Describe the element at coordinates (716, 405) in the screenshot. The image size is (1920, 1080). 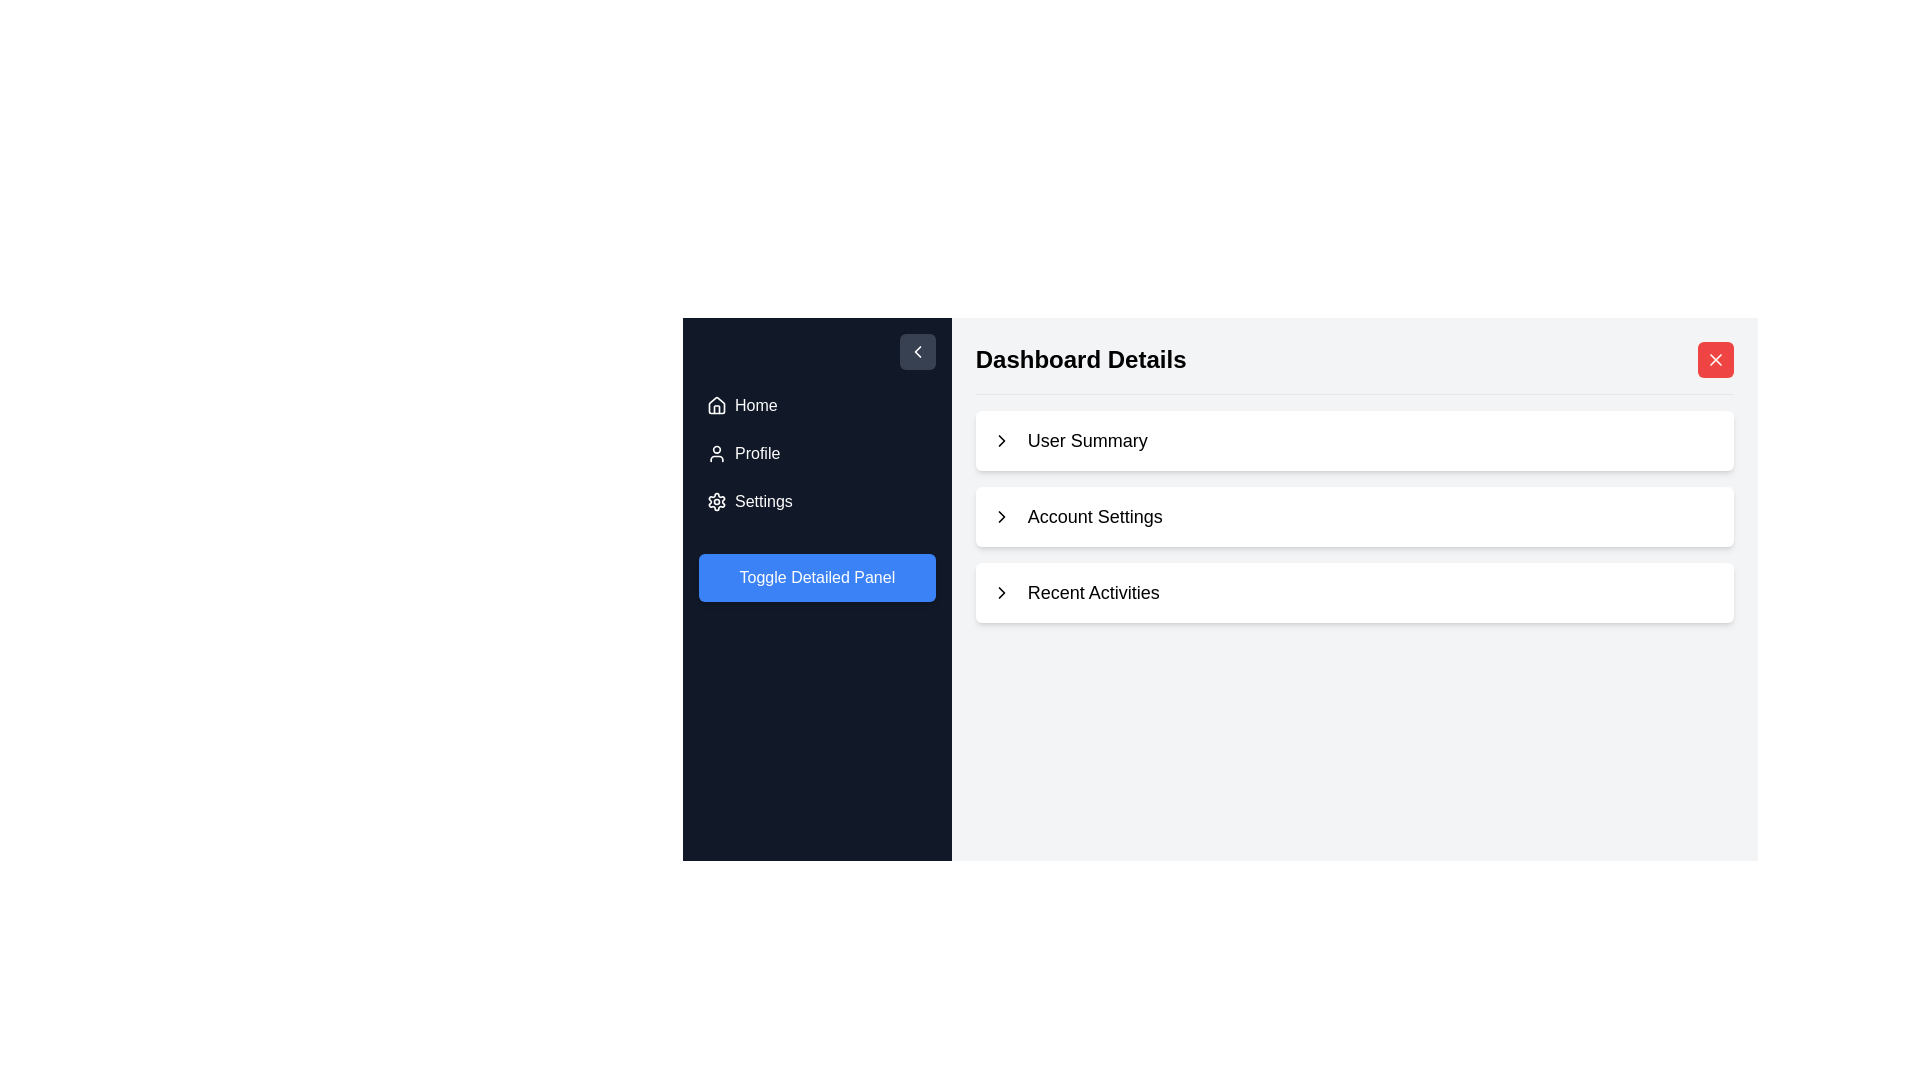
I see `the house icon, which is the first icon in the vertical navigation menu on the left-hand side` at that location.